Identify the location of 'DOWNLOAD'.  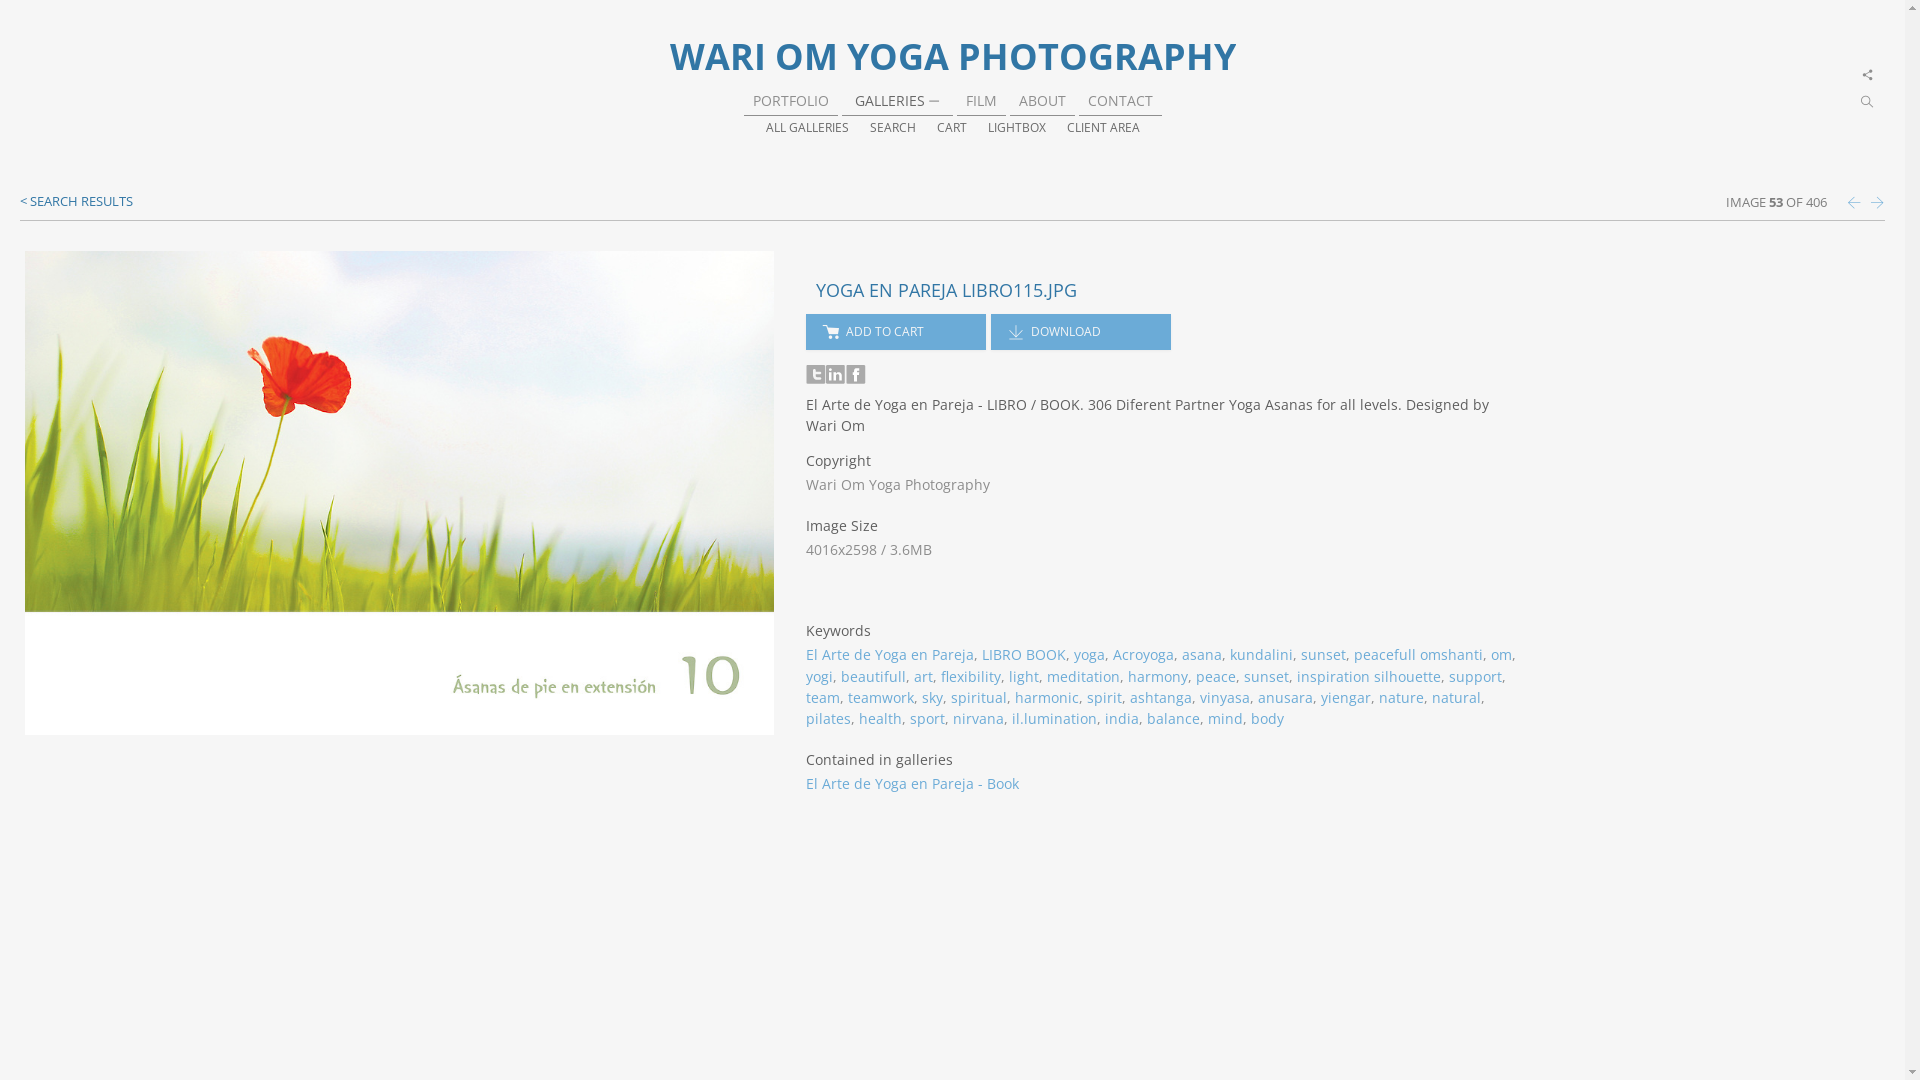
(1079, 330).